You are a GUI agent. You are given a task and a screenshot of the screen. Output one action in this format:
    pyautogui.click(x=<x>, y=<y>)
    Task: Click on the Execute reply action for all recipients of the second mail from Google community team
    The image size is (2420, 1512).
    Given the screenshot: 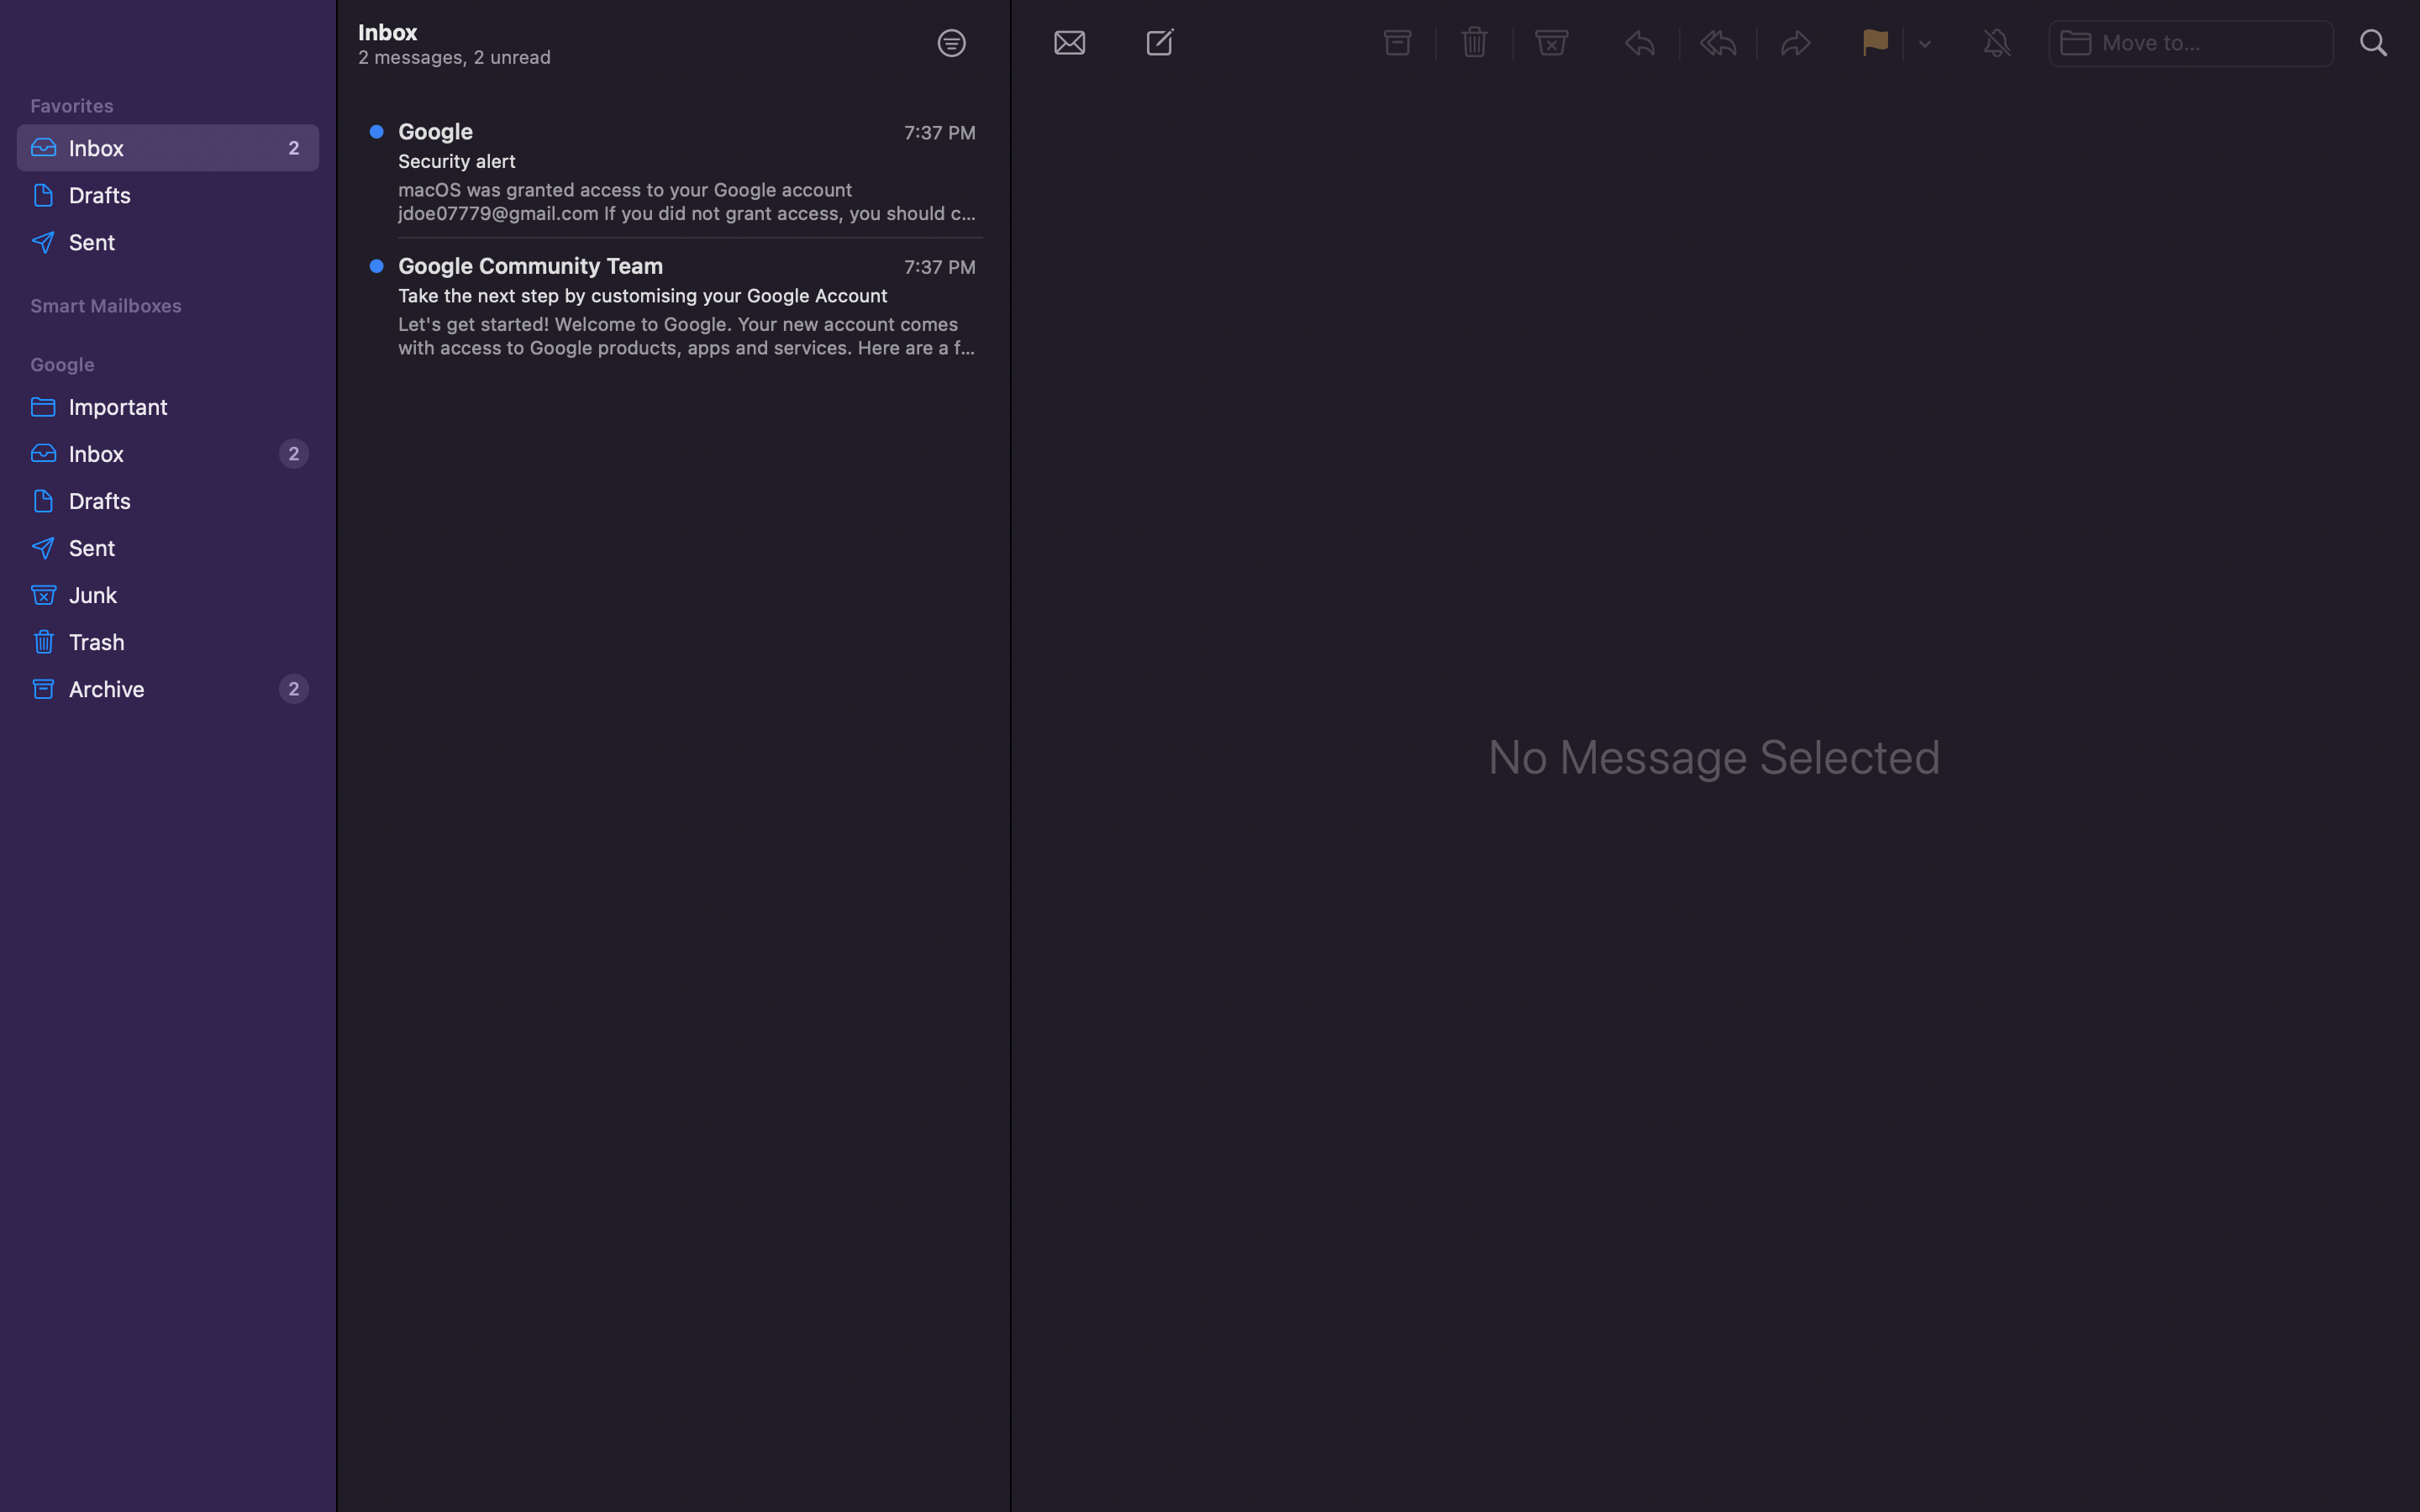 What is the action you would take?
    pyautogui.click(x=676, y=309)
    